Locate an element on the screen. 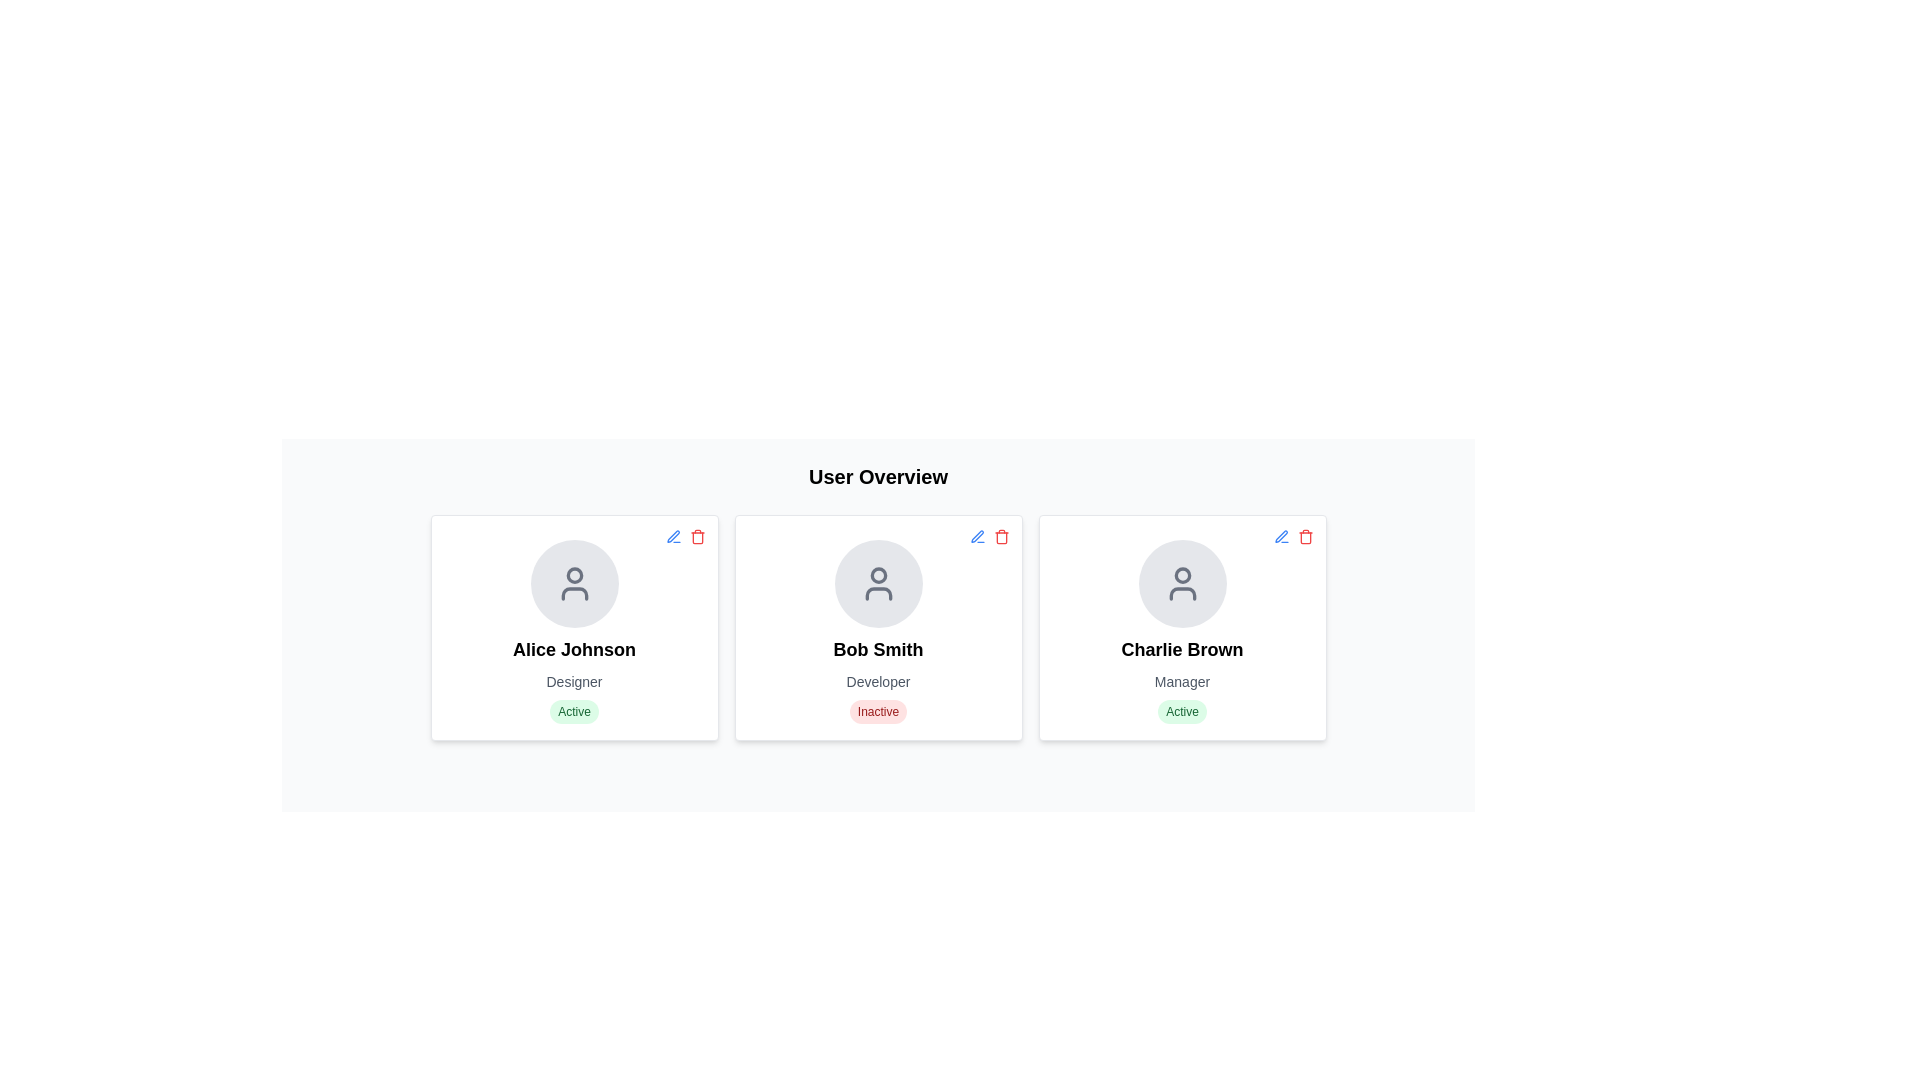 This screenshot has height=1080, width=1920. the informational card representing user Bob Smith, which is the second card in a horizontal grid of user profiles is located at coordinates (878, 627).